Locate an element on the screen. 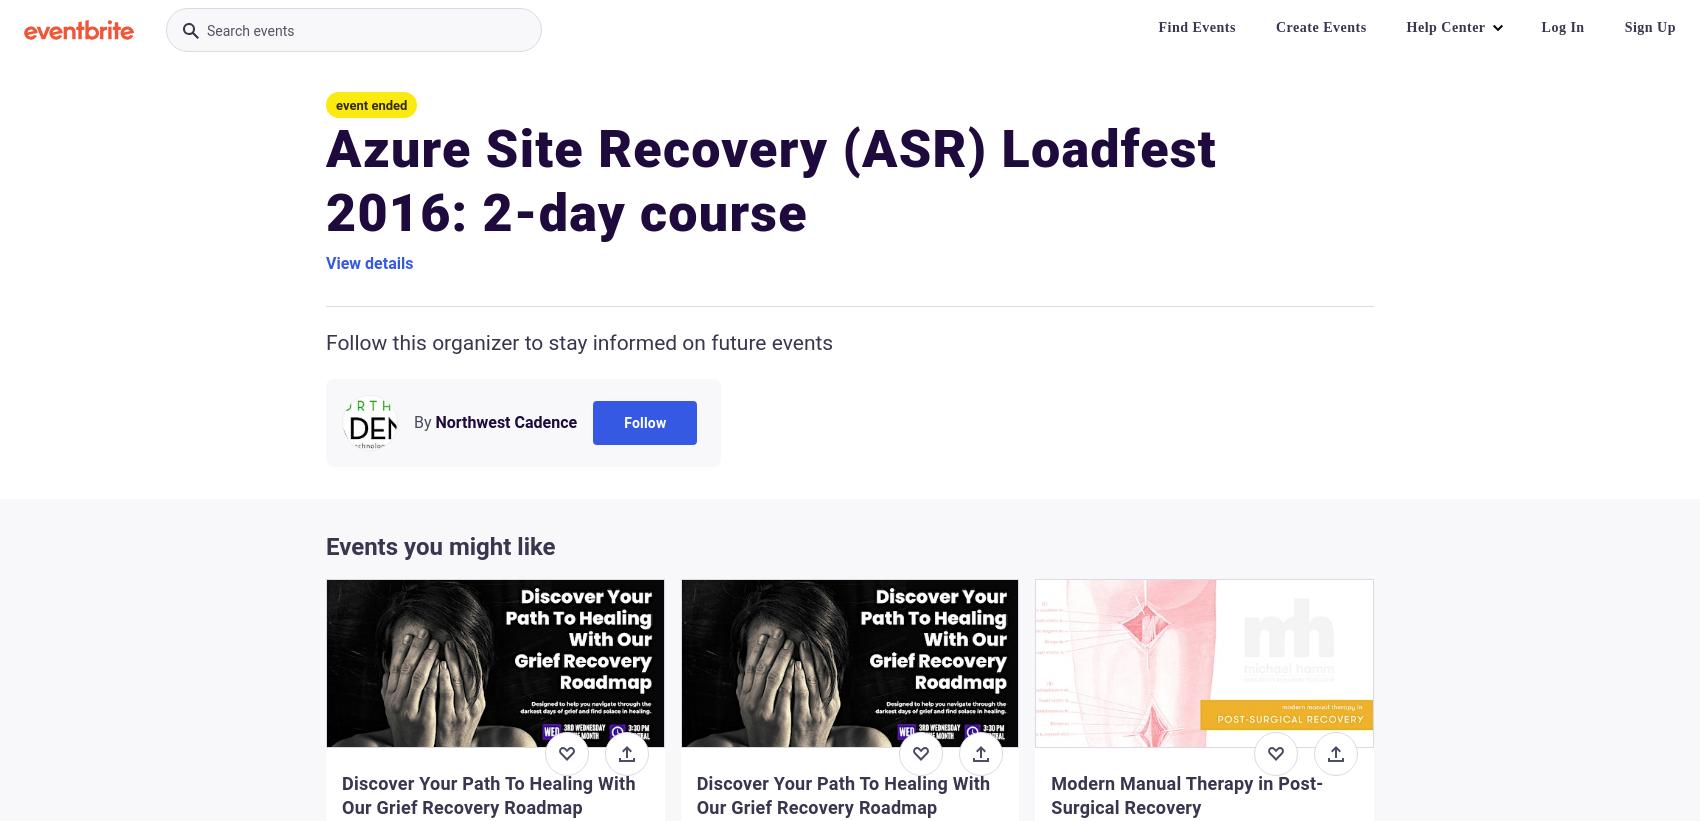 This screenshot has width=1700, height=821. 'Create Events' is located at coordinates (1275, 26).